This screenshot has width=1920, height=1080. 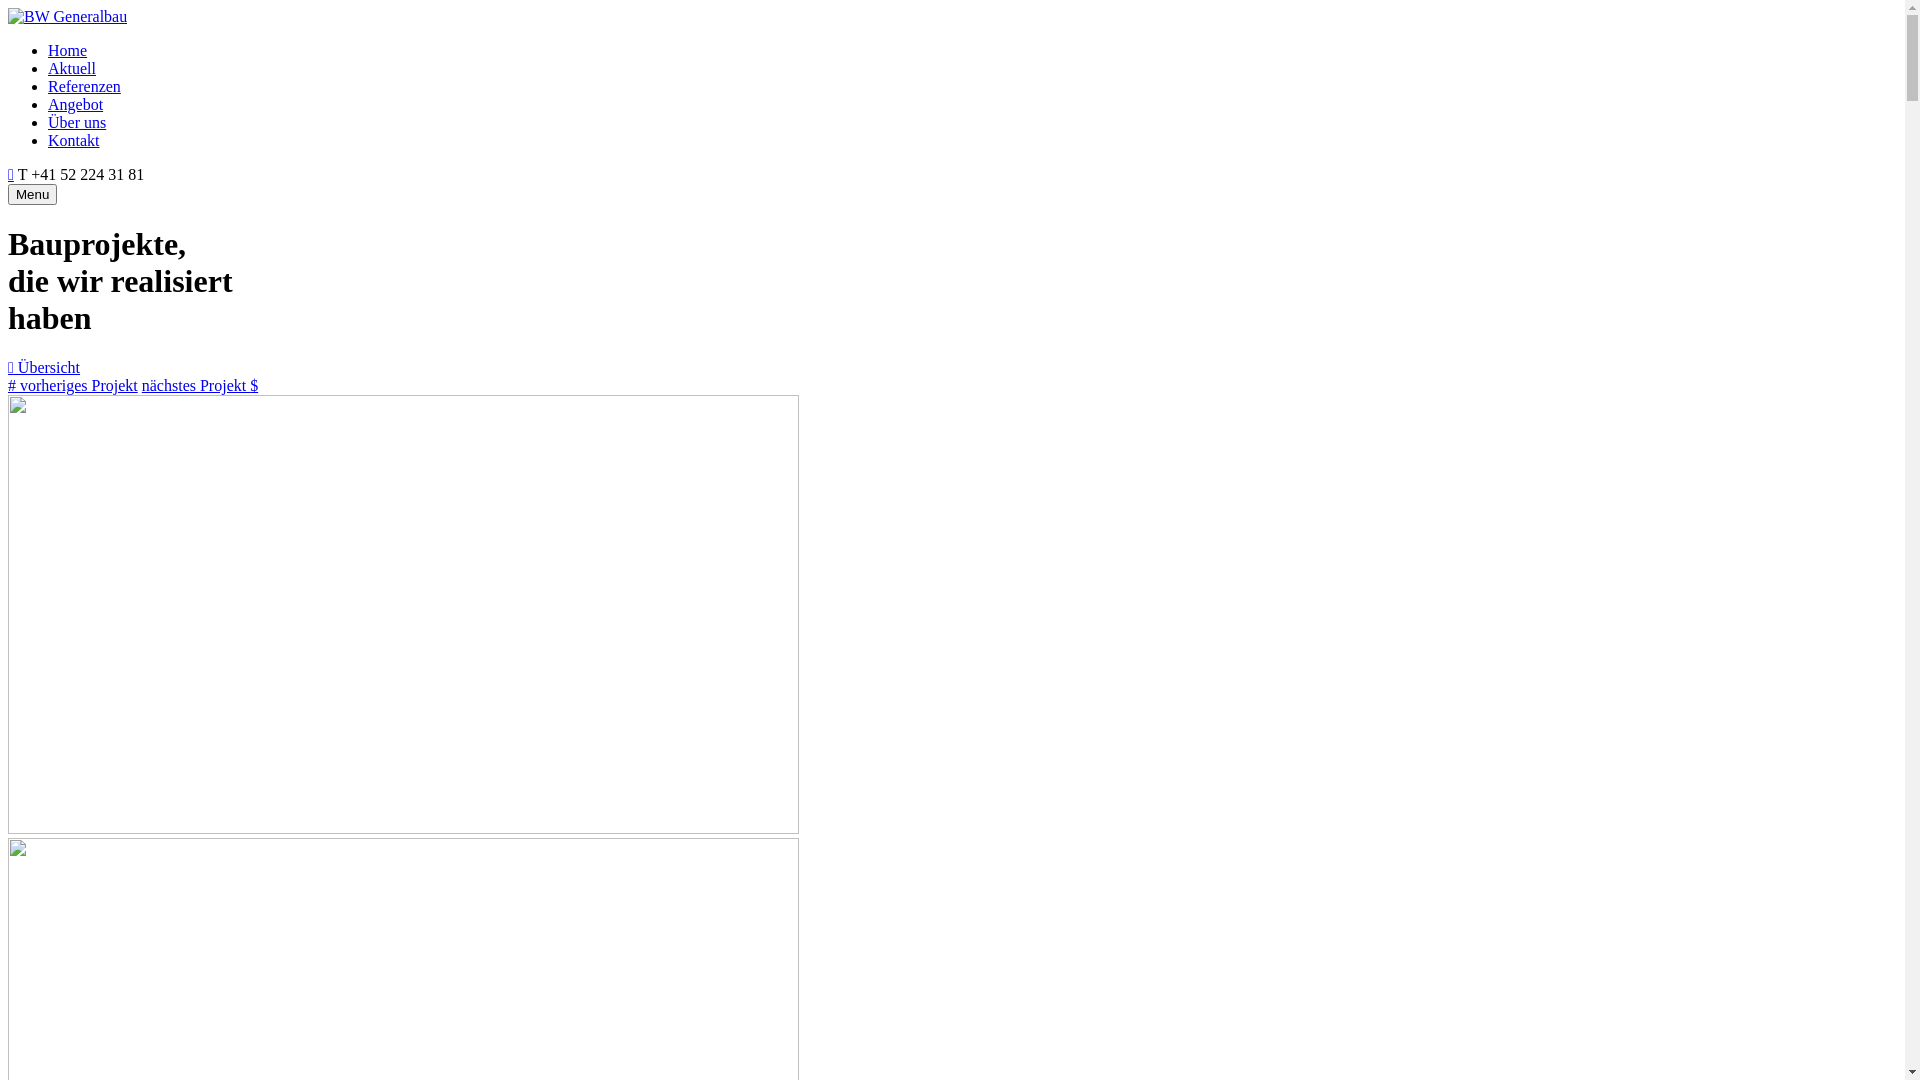 I want to click on 'Menu', so click(x=32, y=194).